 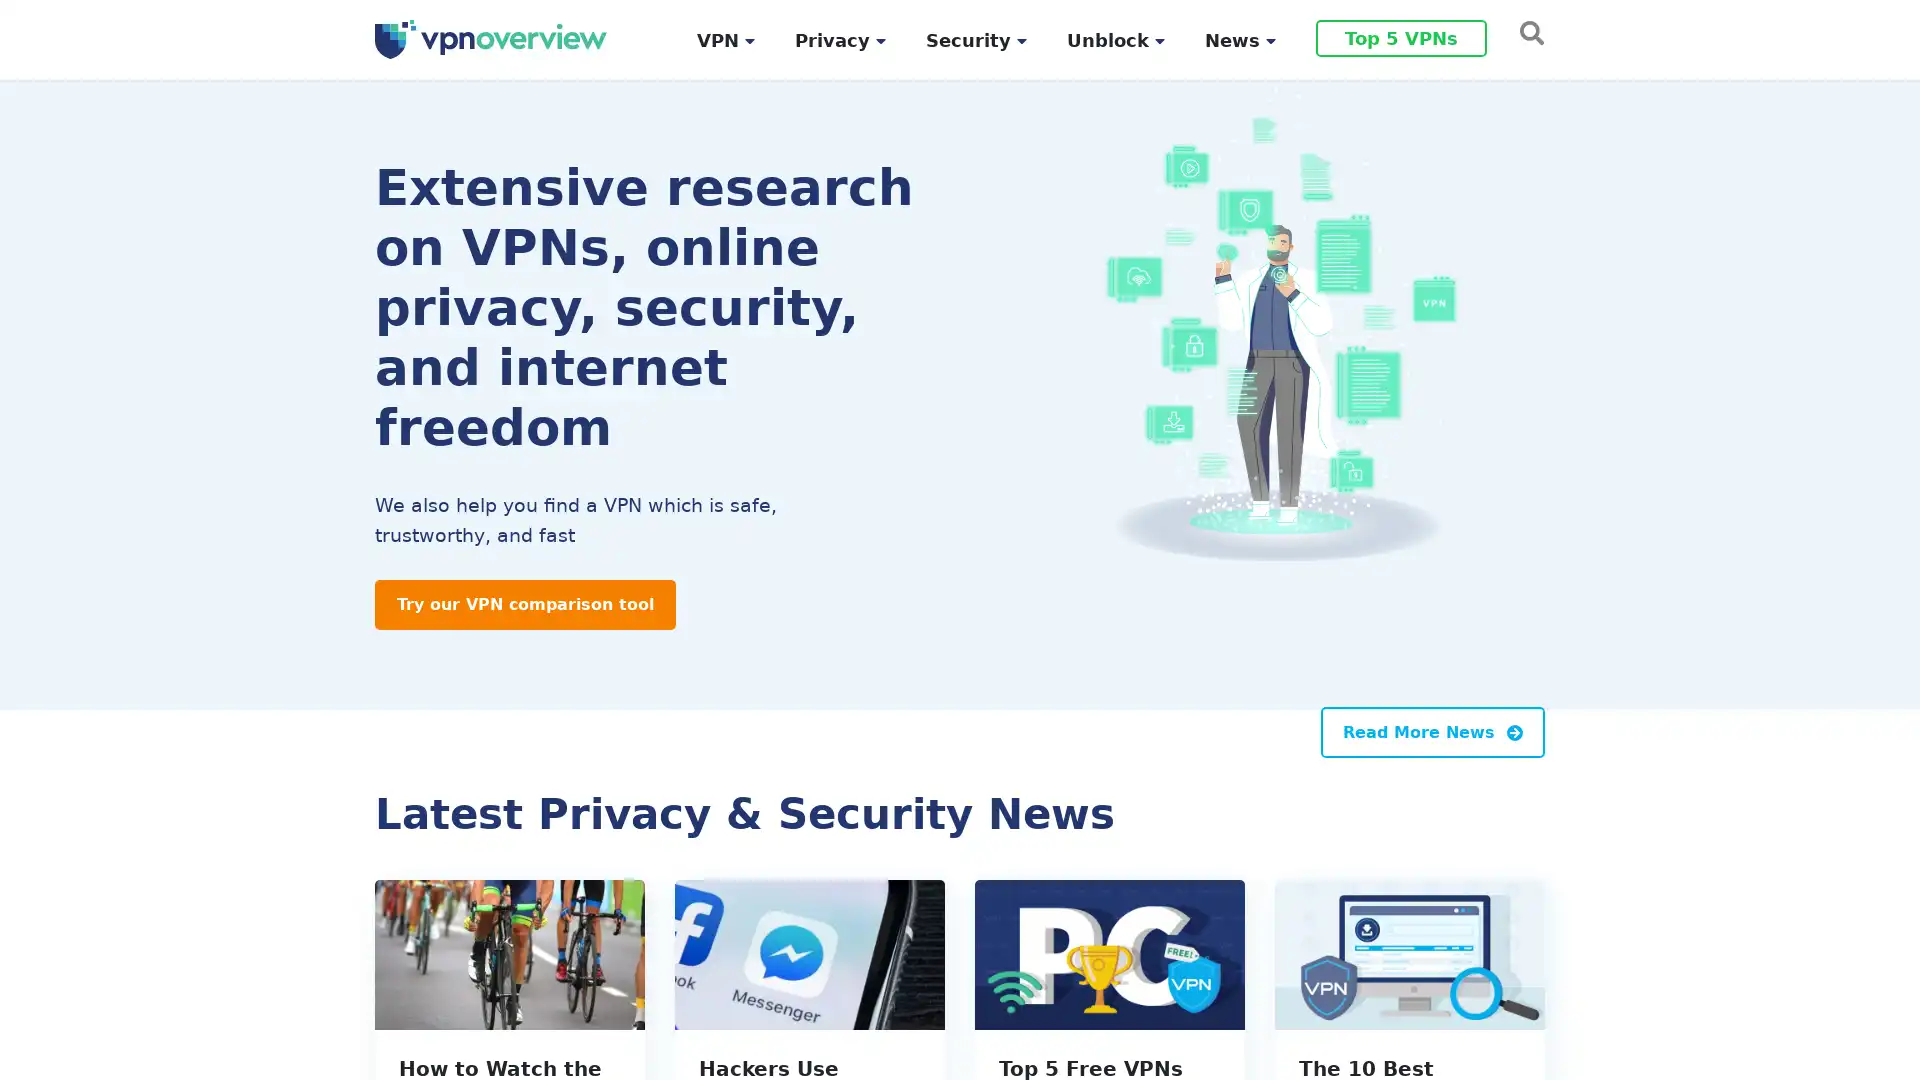 I want to click on Search, so click(x=1525, y=31).